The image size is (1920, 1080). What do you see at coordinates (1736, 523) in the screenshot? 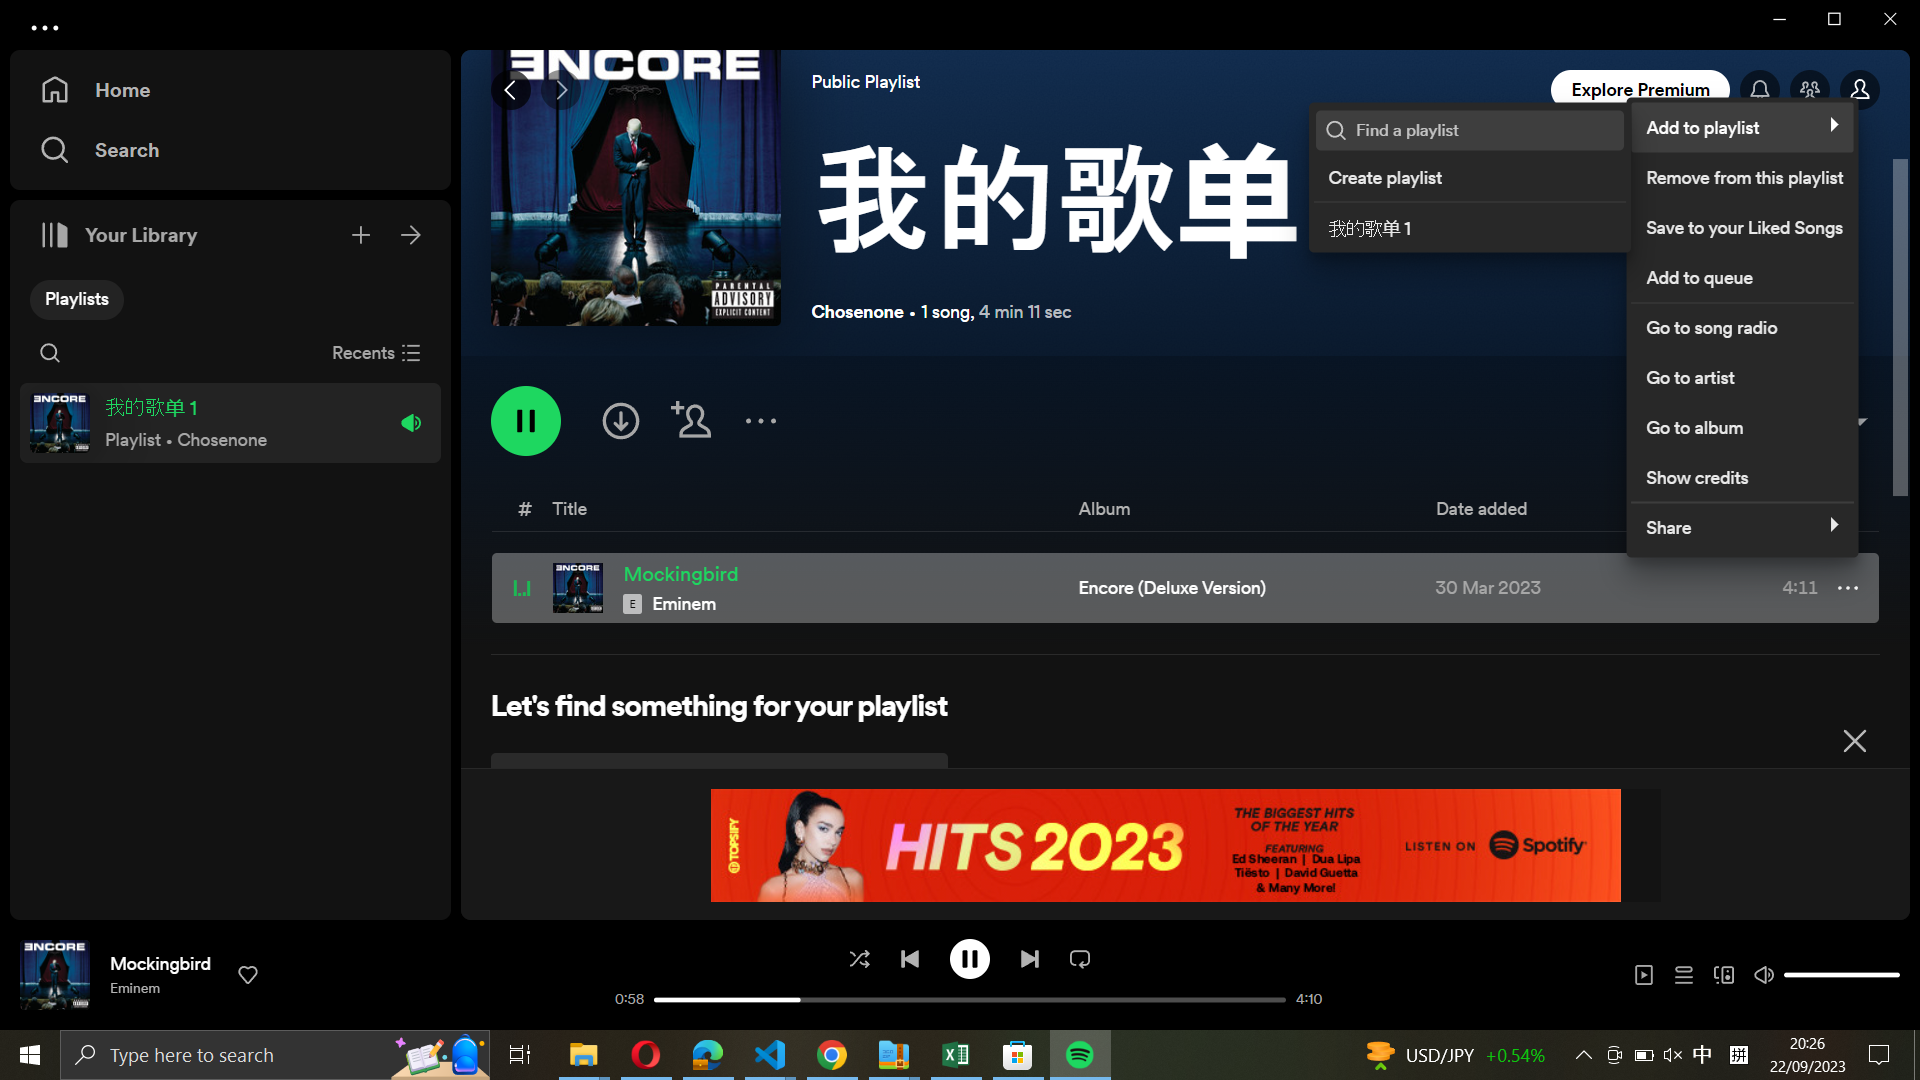
I see `Distribute the track` at bounding box center [1736, 523].